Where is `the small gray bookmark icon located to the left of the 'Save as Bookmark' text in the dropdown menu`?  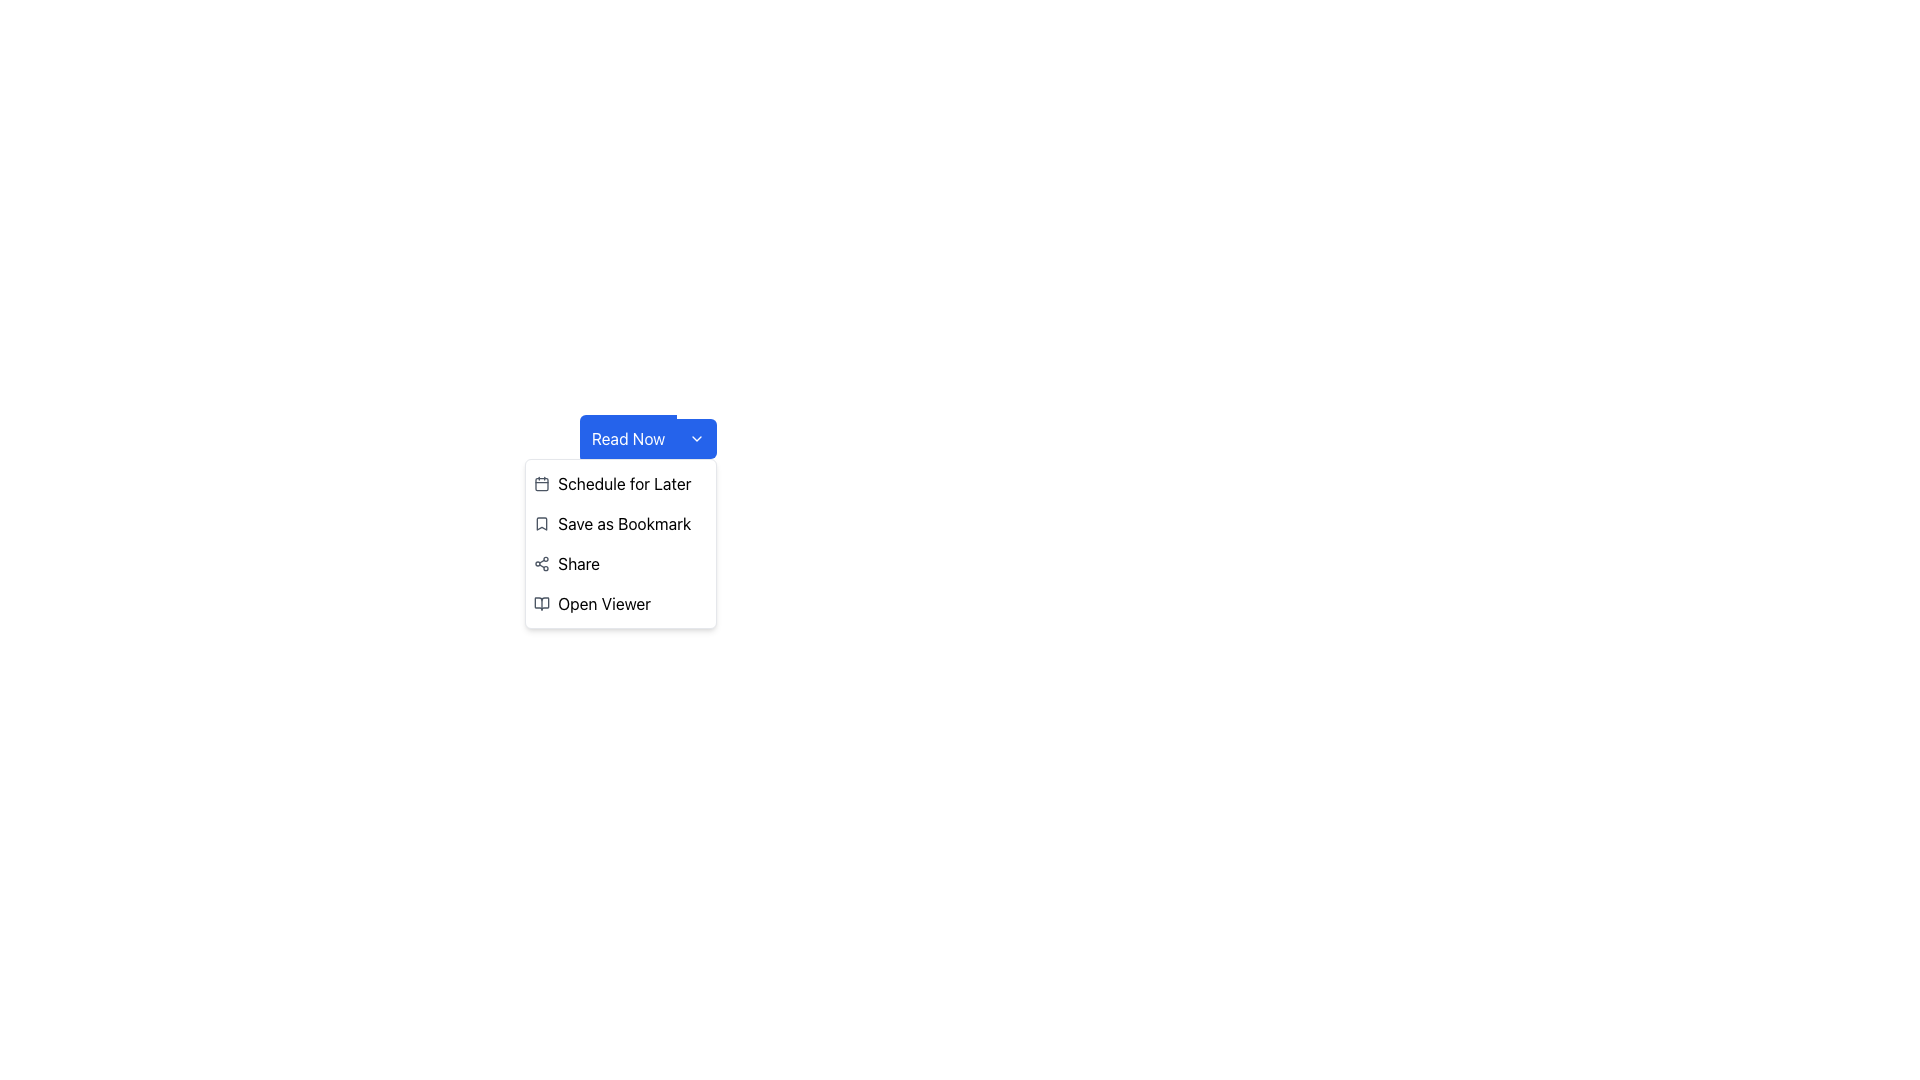
the small gray bookmark icon located to the left of the 'Save as Bookmark' text in the dropdown menu is located at coordinates (542, 523).